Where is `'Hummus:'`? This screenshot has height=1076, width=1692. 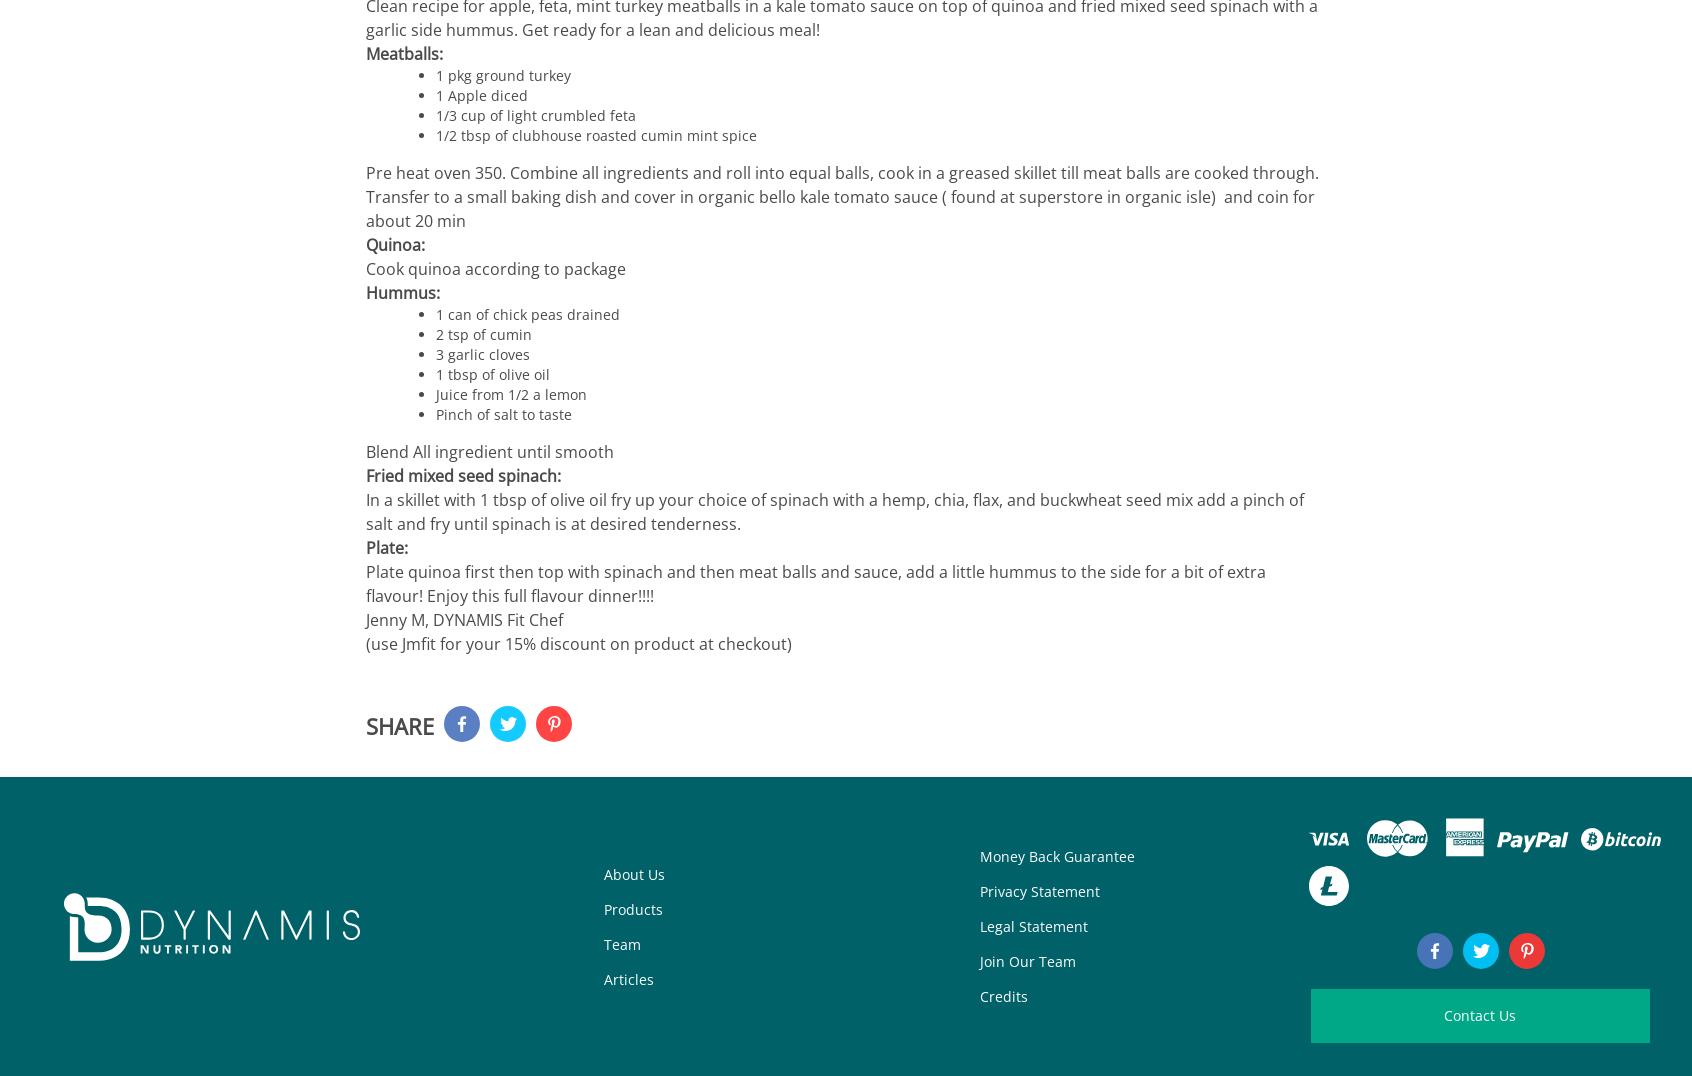
'Hummus:' is located at coordinates (365, 291).